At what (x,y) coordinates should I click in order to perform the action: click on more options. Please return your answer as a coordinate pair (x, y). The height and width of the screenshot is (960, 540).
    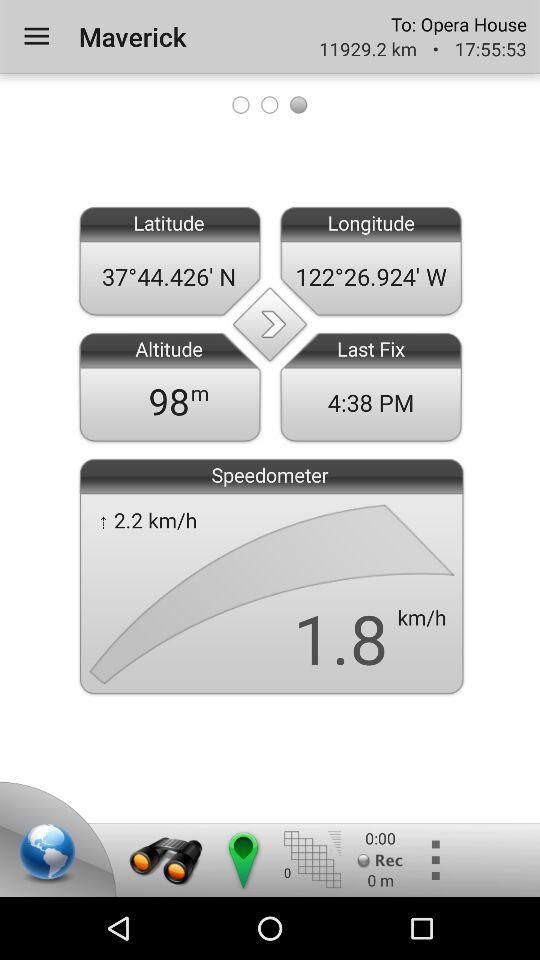
    Looking at the image, I should click on (433, 859).